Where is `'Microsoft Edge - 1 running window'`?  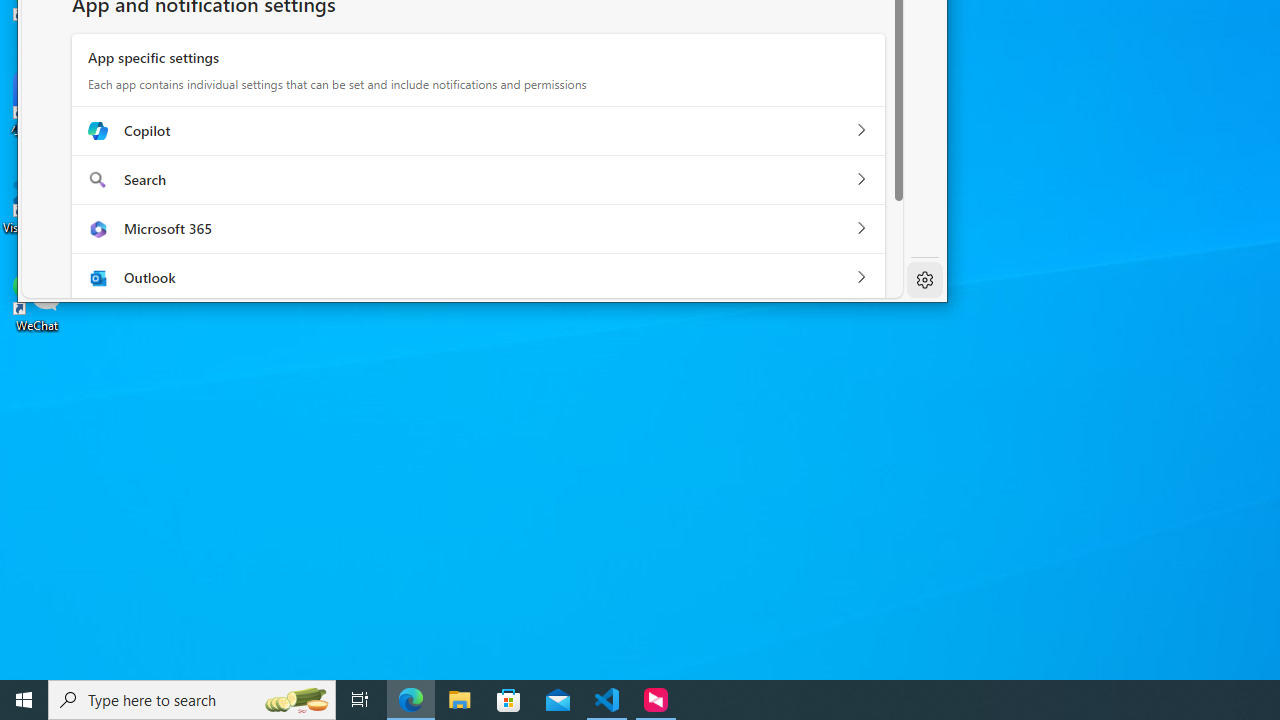
'Microsoft Edge - 1 running window' is located at coordinates (410, 698).